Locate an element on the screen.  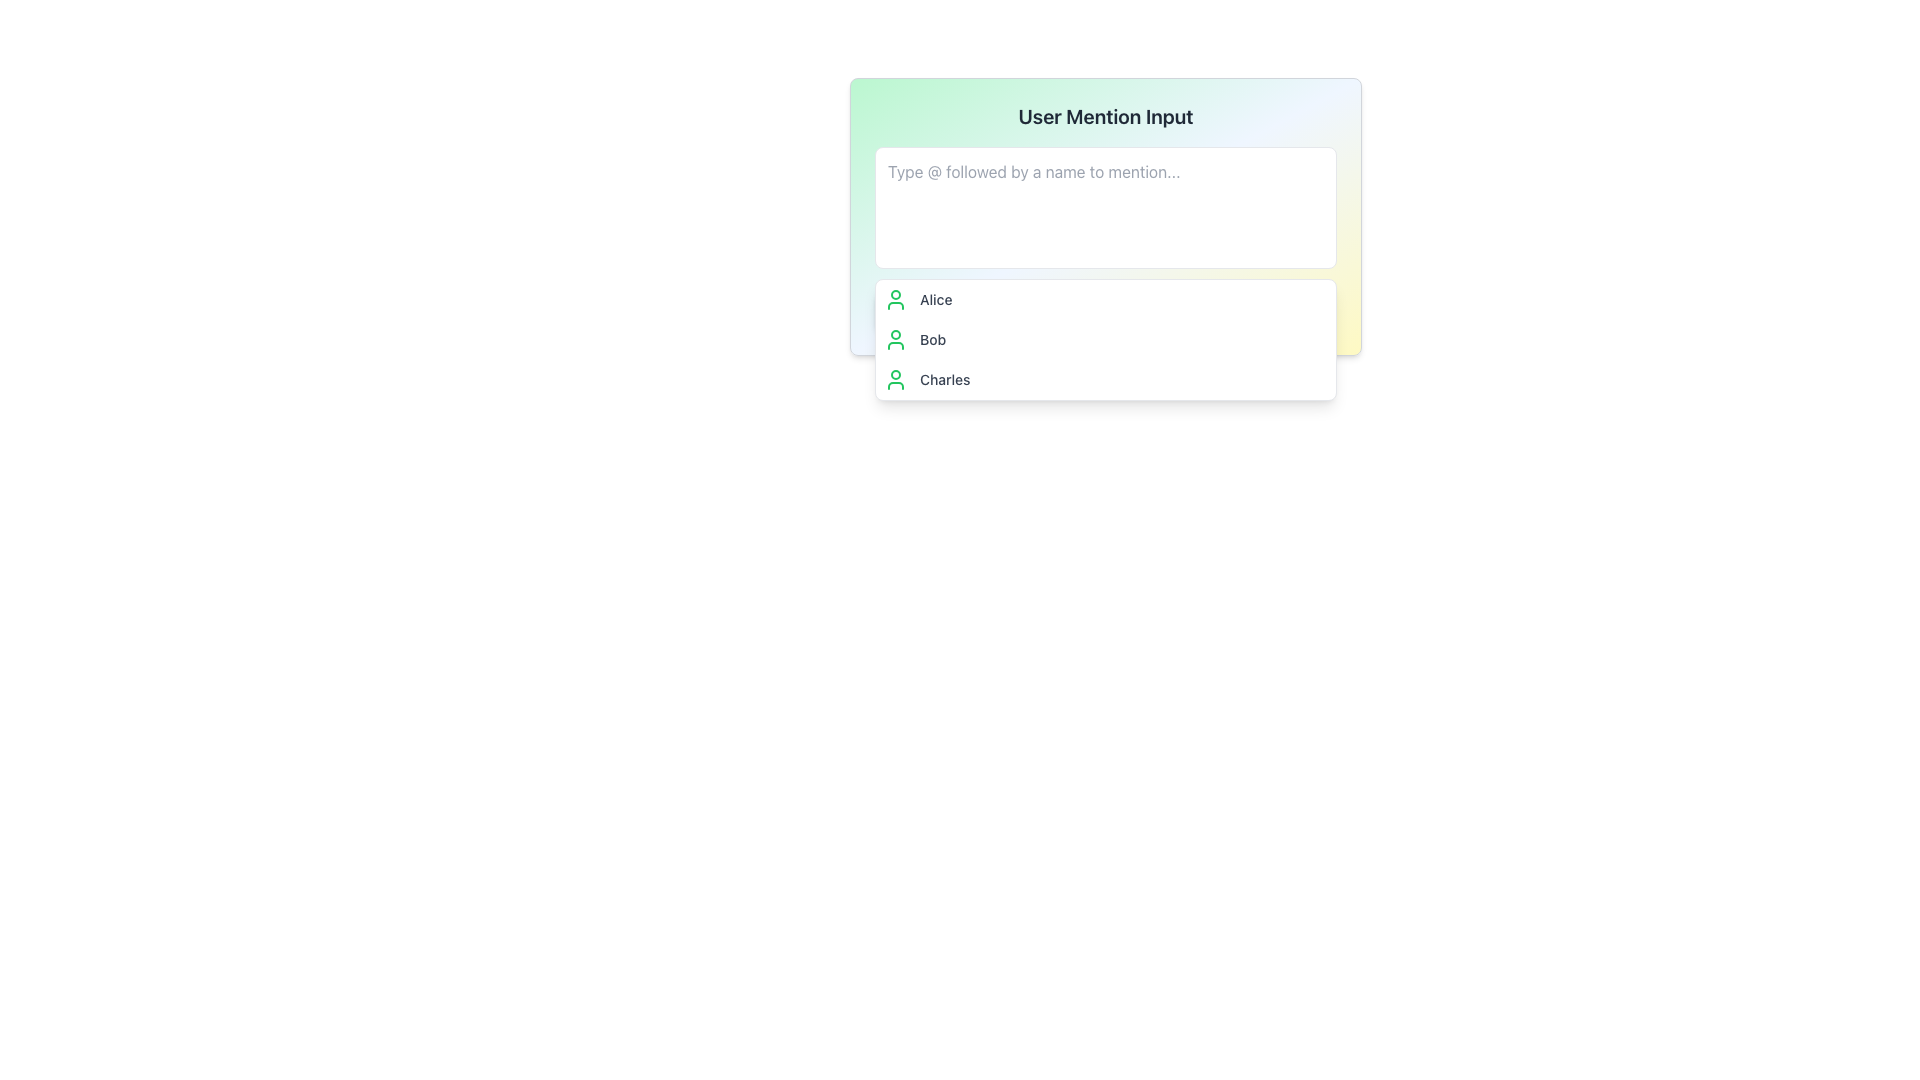
the textual label displaying the name 'Bob', which is the second entry in the user mention dropdown menu is located at coordinates (932, 338).